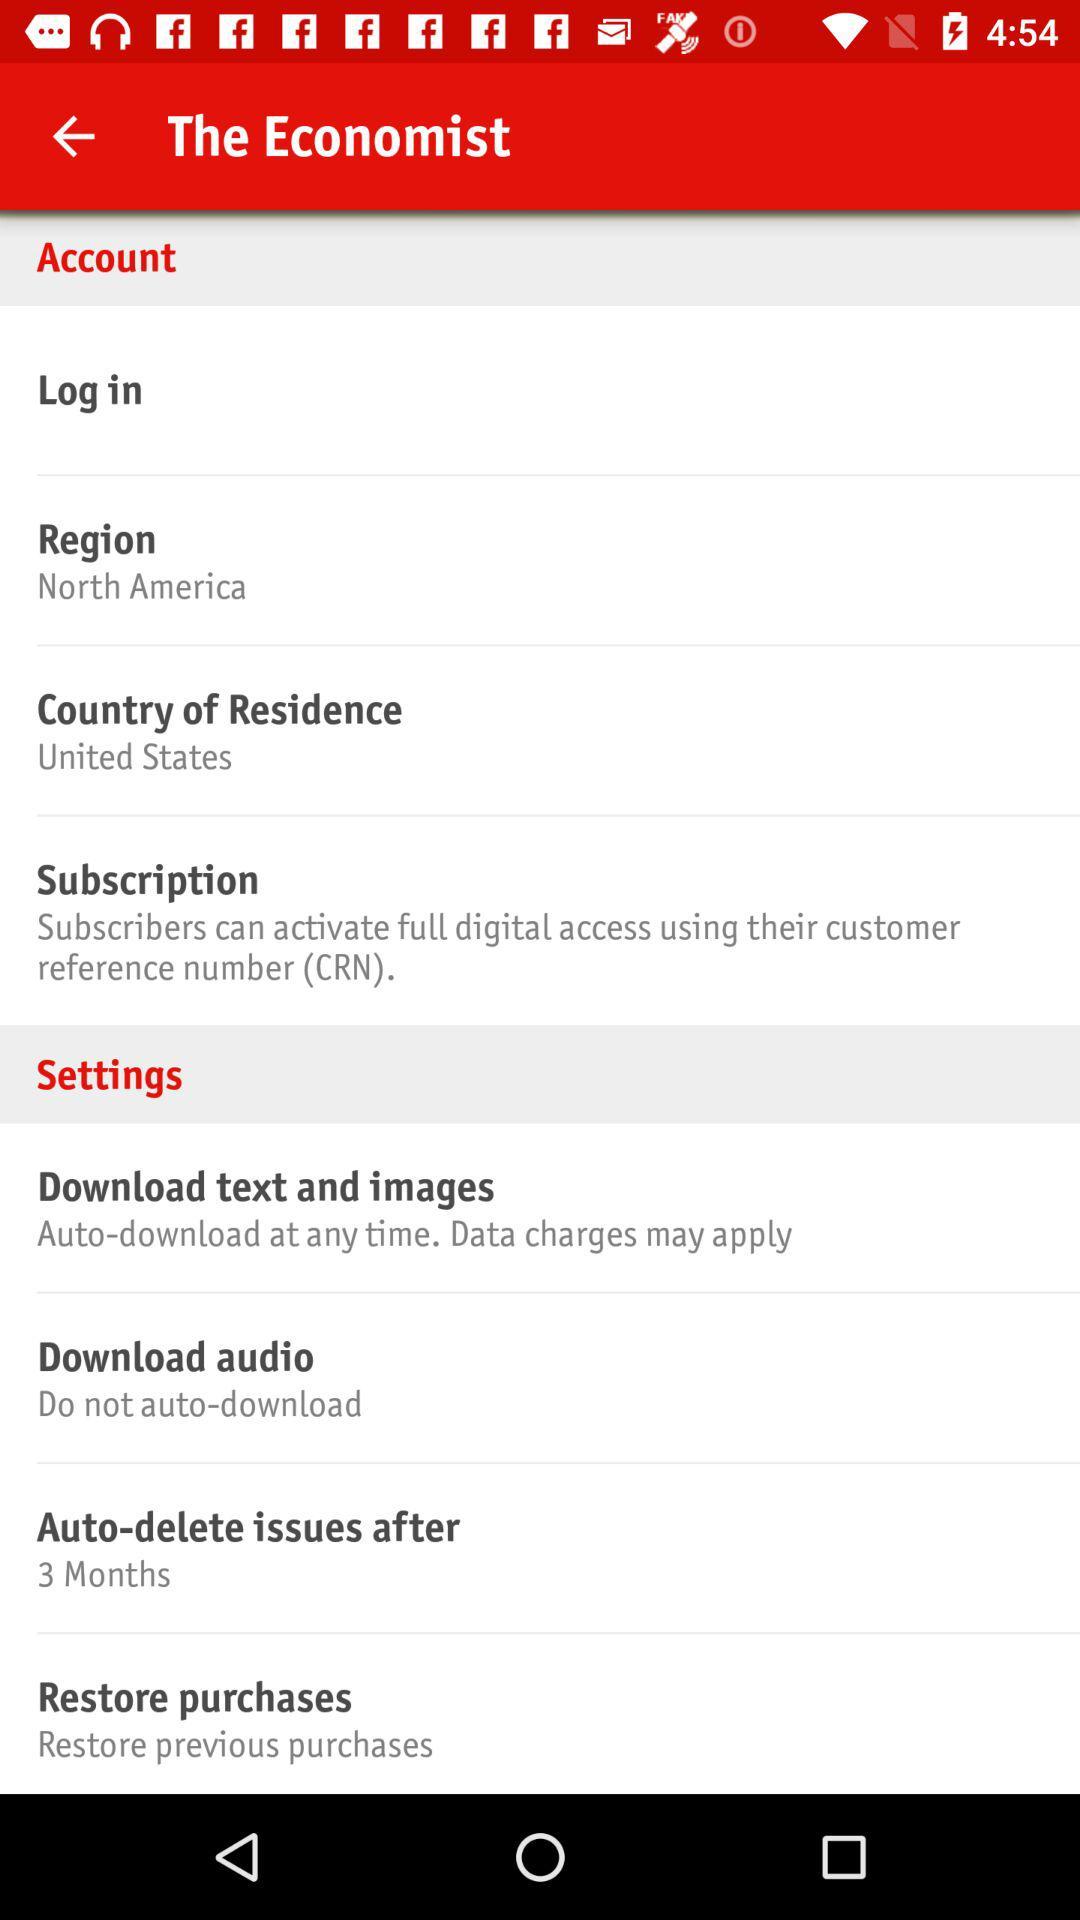 The width and height of the screenshot is (1080, 1920). Describe the element at coordinates (536, 585) in the screenshot. I see `the north america item` at that location.